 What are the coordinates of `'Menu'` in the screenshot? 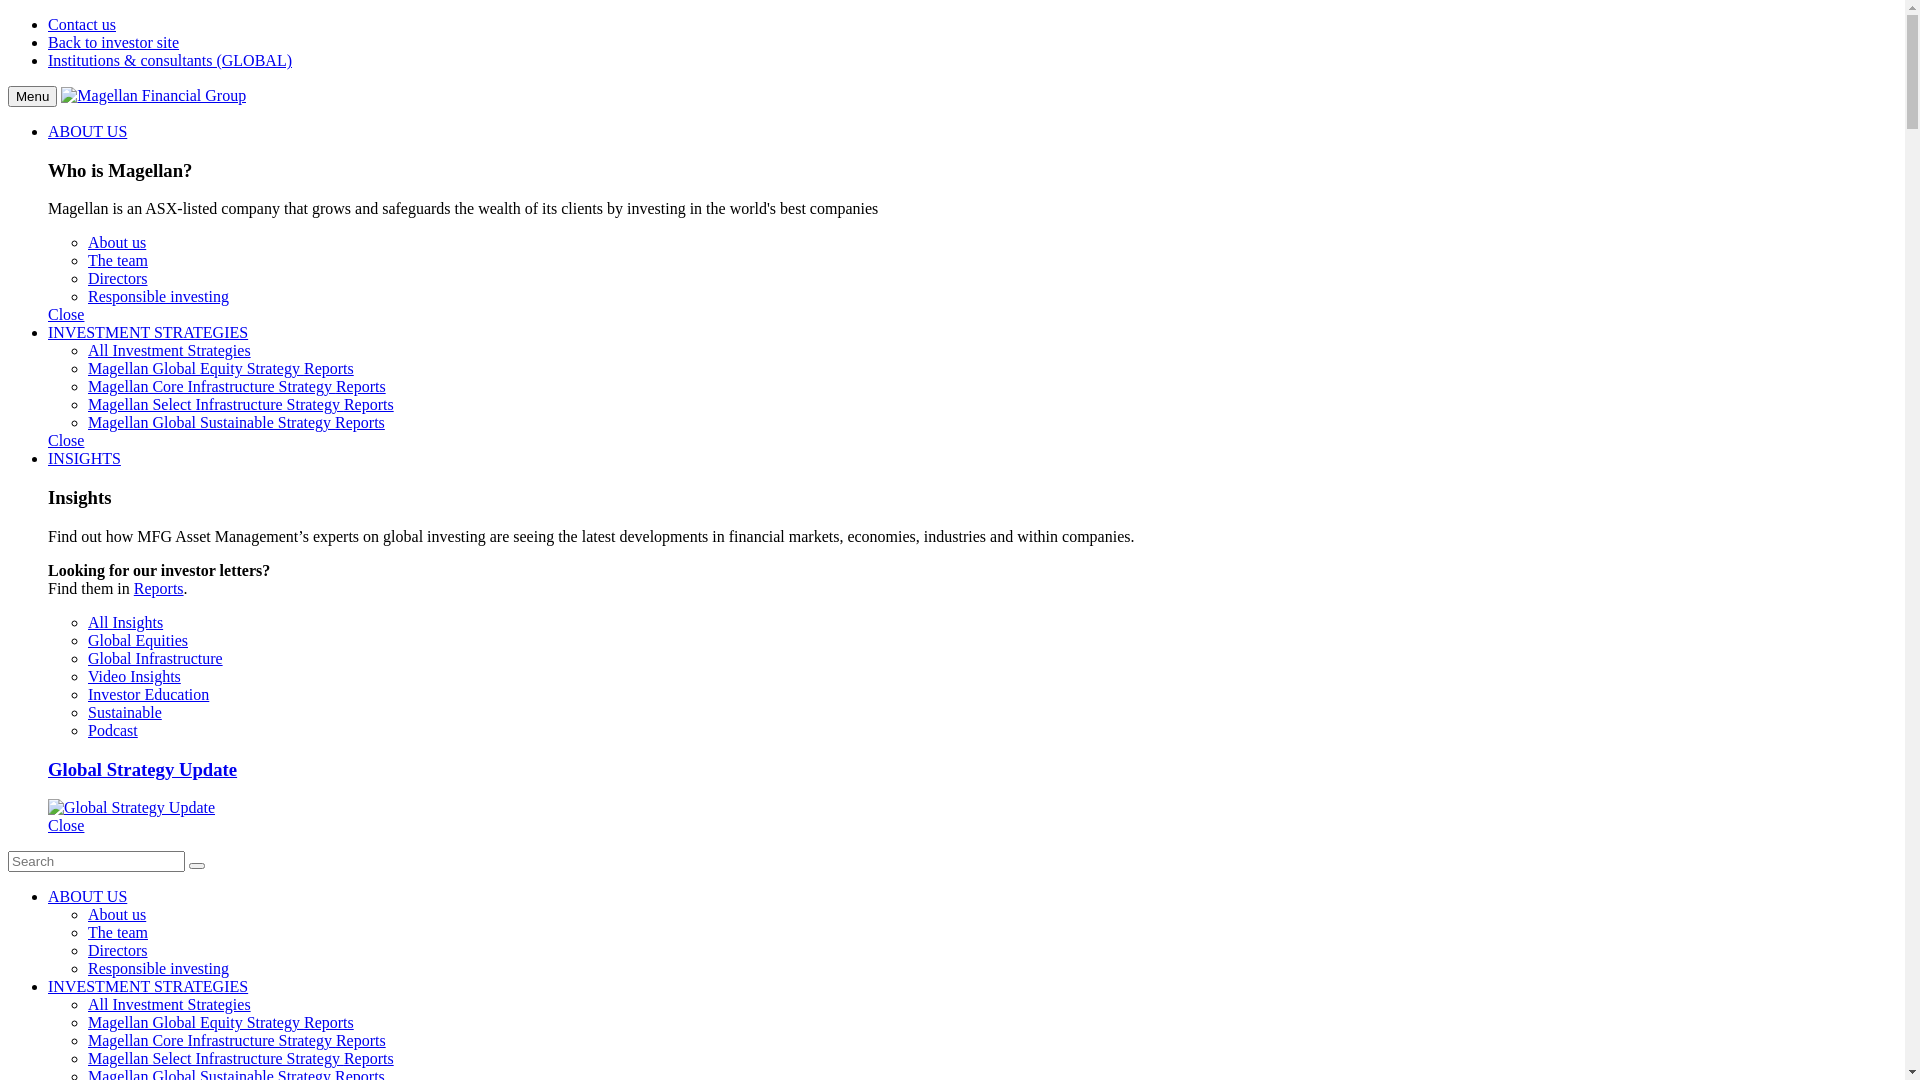 It's located at (8, 96).